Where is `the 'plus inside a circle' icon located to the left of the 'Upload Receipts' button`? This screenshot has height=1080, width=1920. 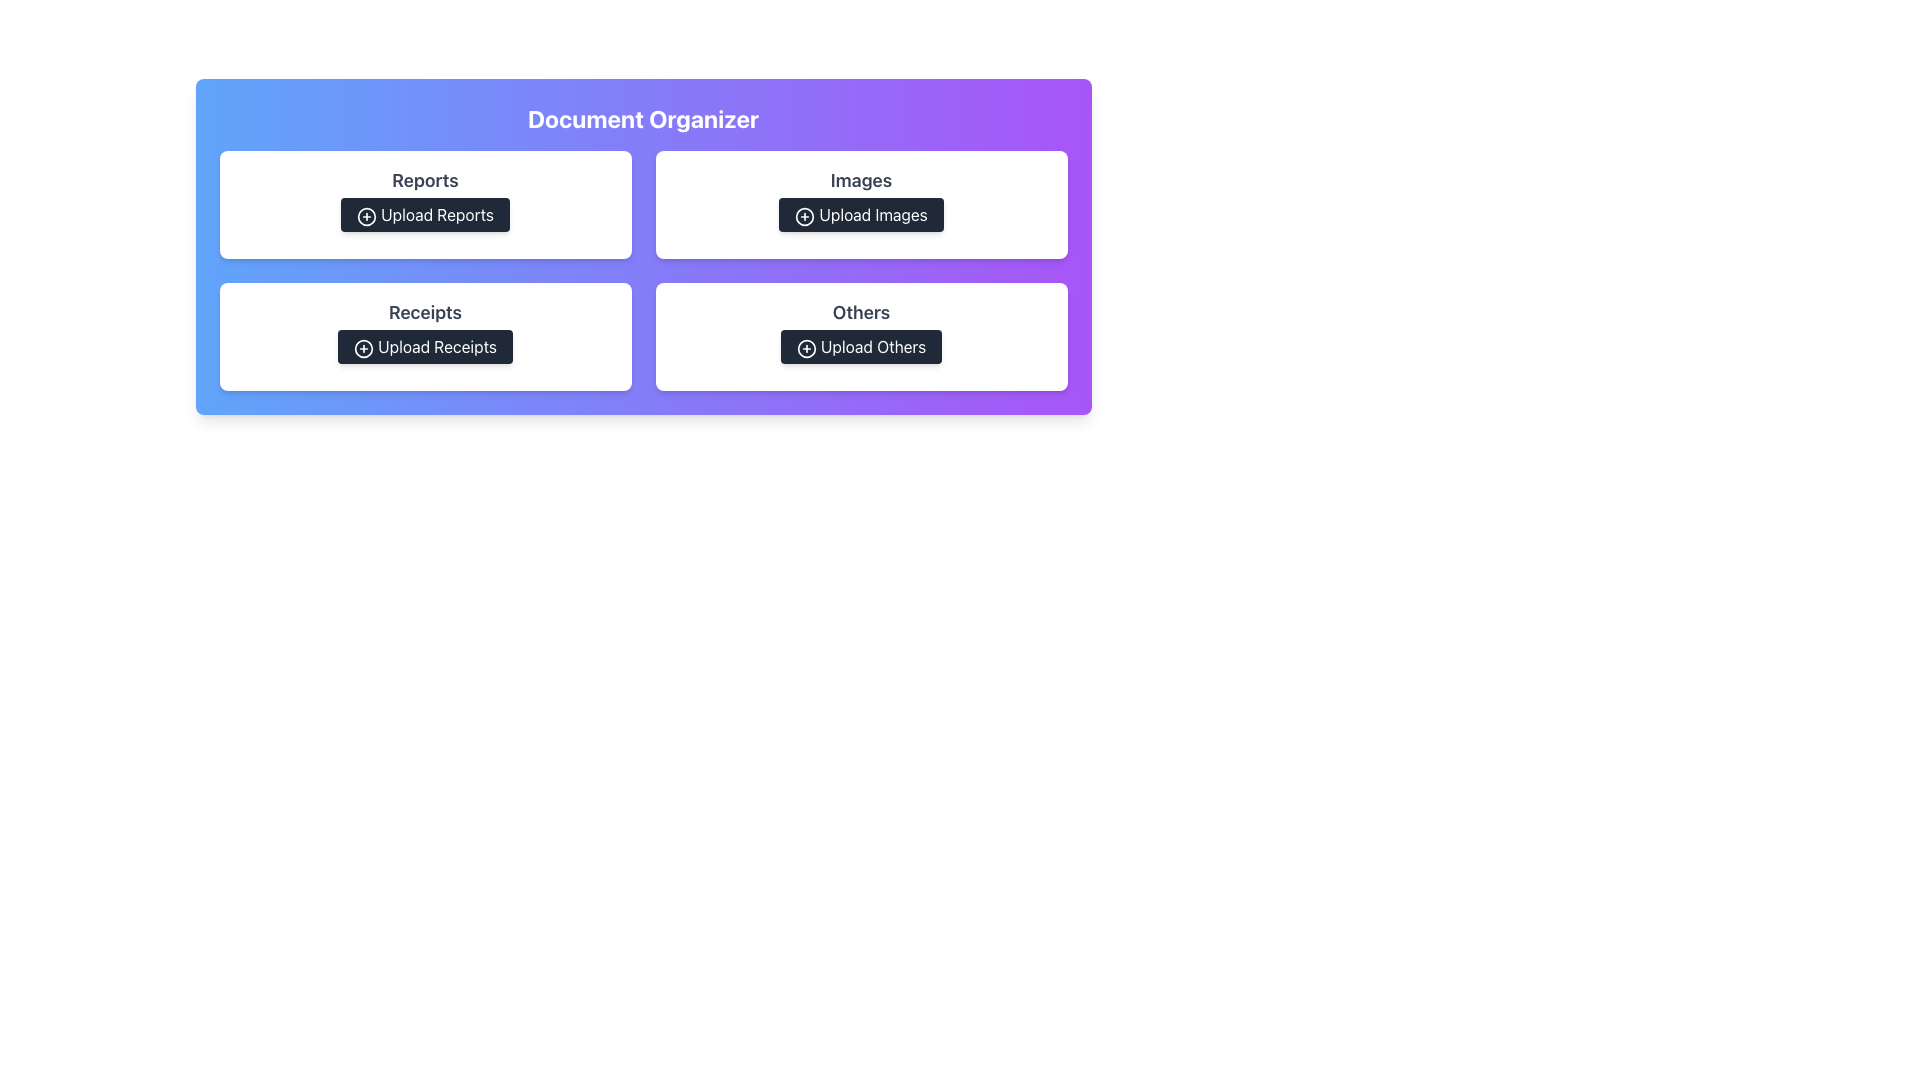
the 'plus inside a circle' icon located to the left of the 'Upload Receipts' button is located at coordinates (364, 347).